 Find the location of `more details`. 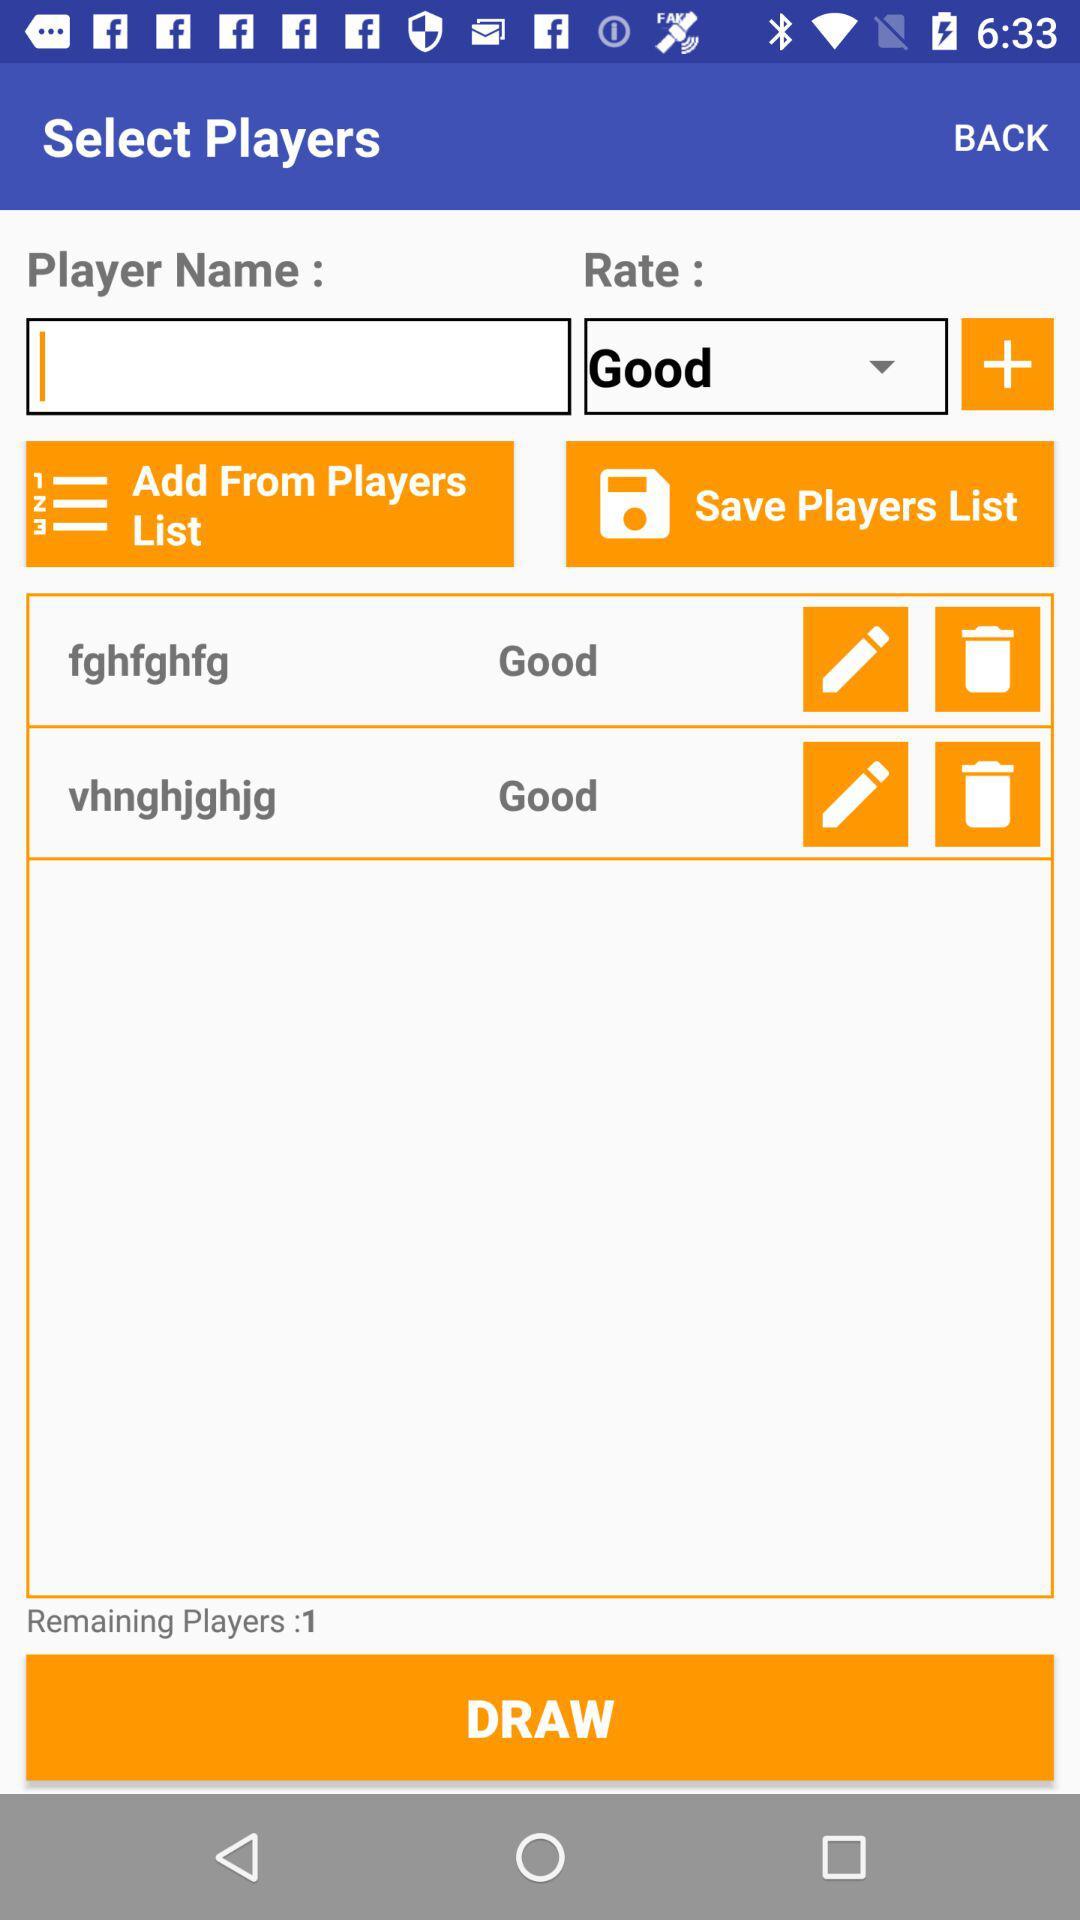

more details is located at coordinates (1007, 364).